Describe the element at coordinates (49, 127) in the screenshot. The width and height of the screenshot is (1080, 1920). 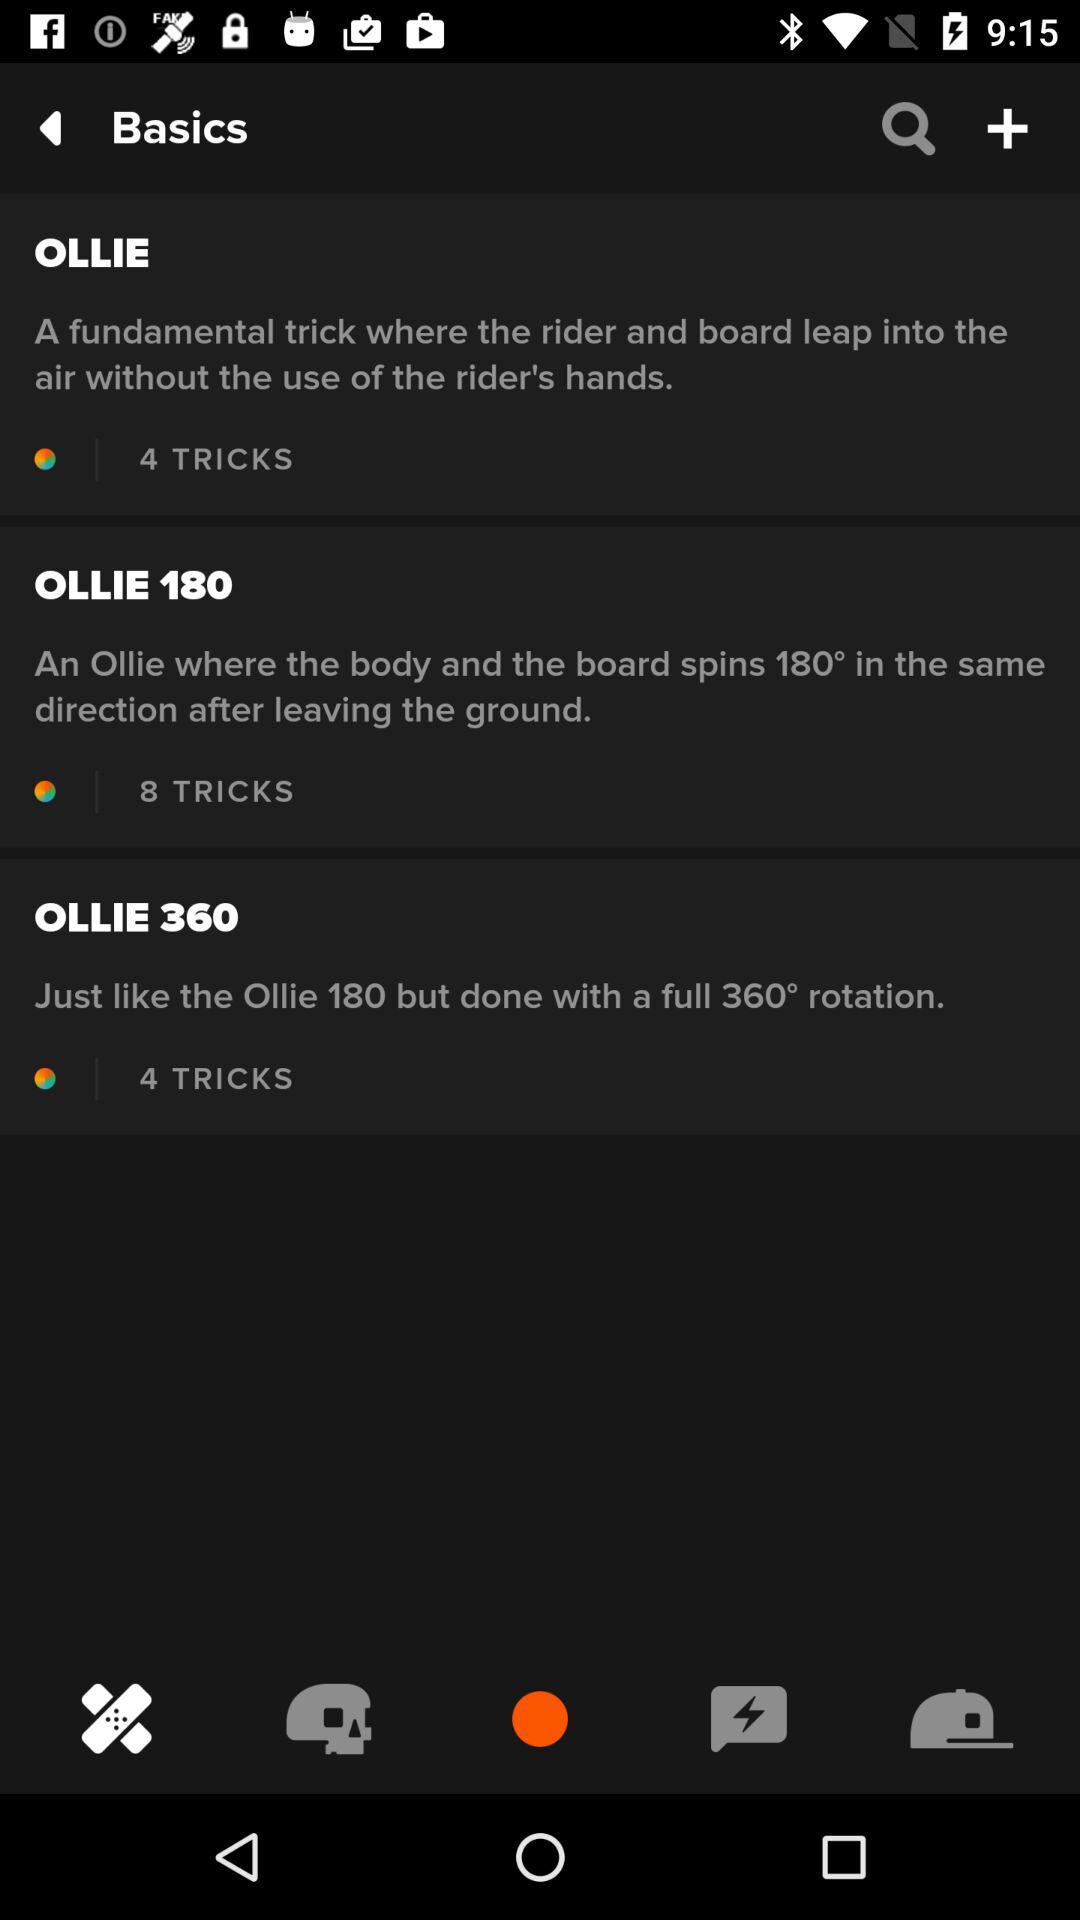
I see `the arrow_backward icon` at that location.